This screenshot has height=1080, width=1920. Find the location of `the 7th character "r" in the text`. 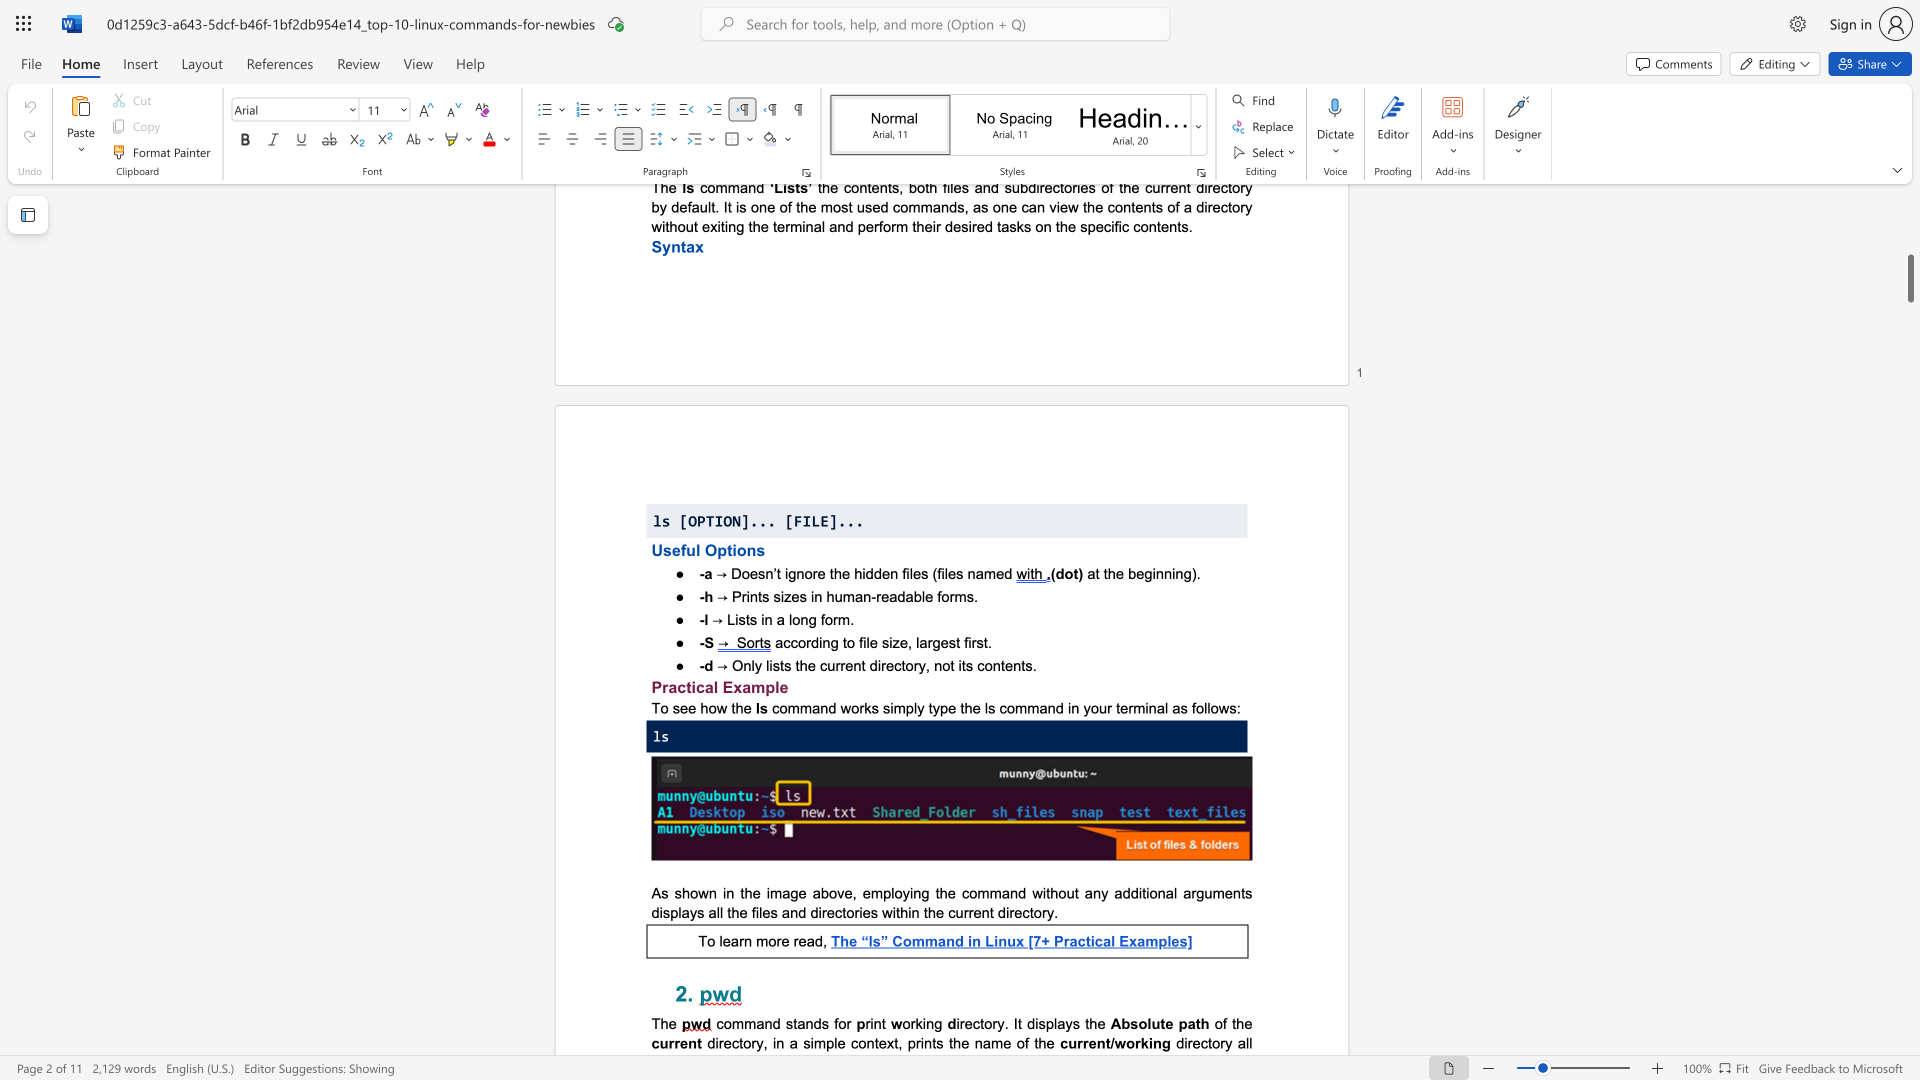

the 7th character "r" in the text is located at coordinates (1043, 912).